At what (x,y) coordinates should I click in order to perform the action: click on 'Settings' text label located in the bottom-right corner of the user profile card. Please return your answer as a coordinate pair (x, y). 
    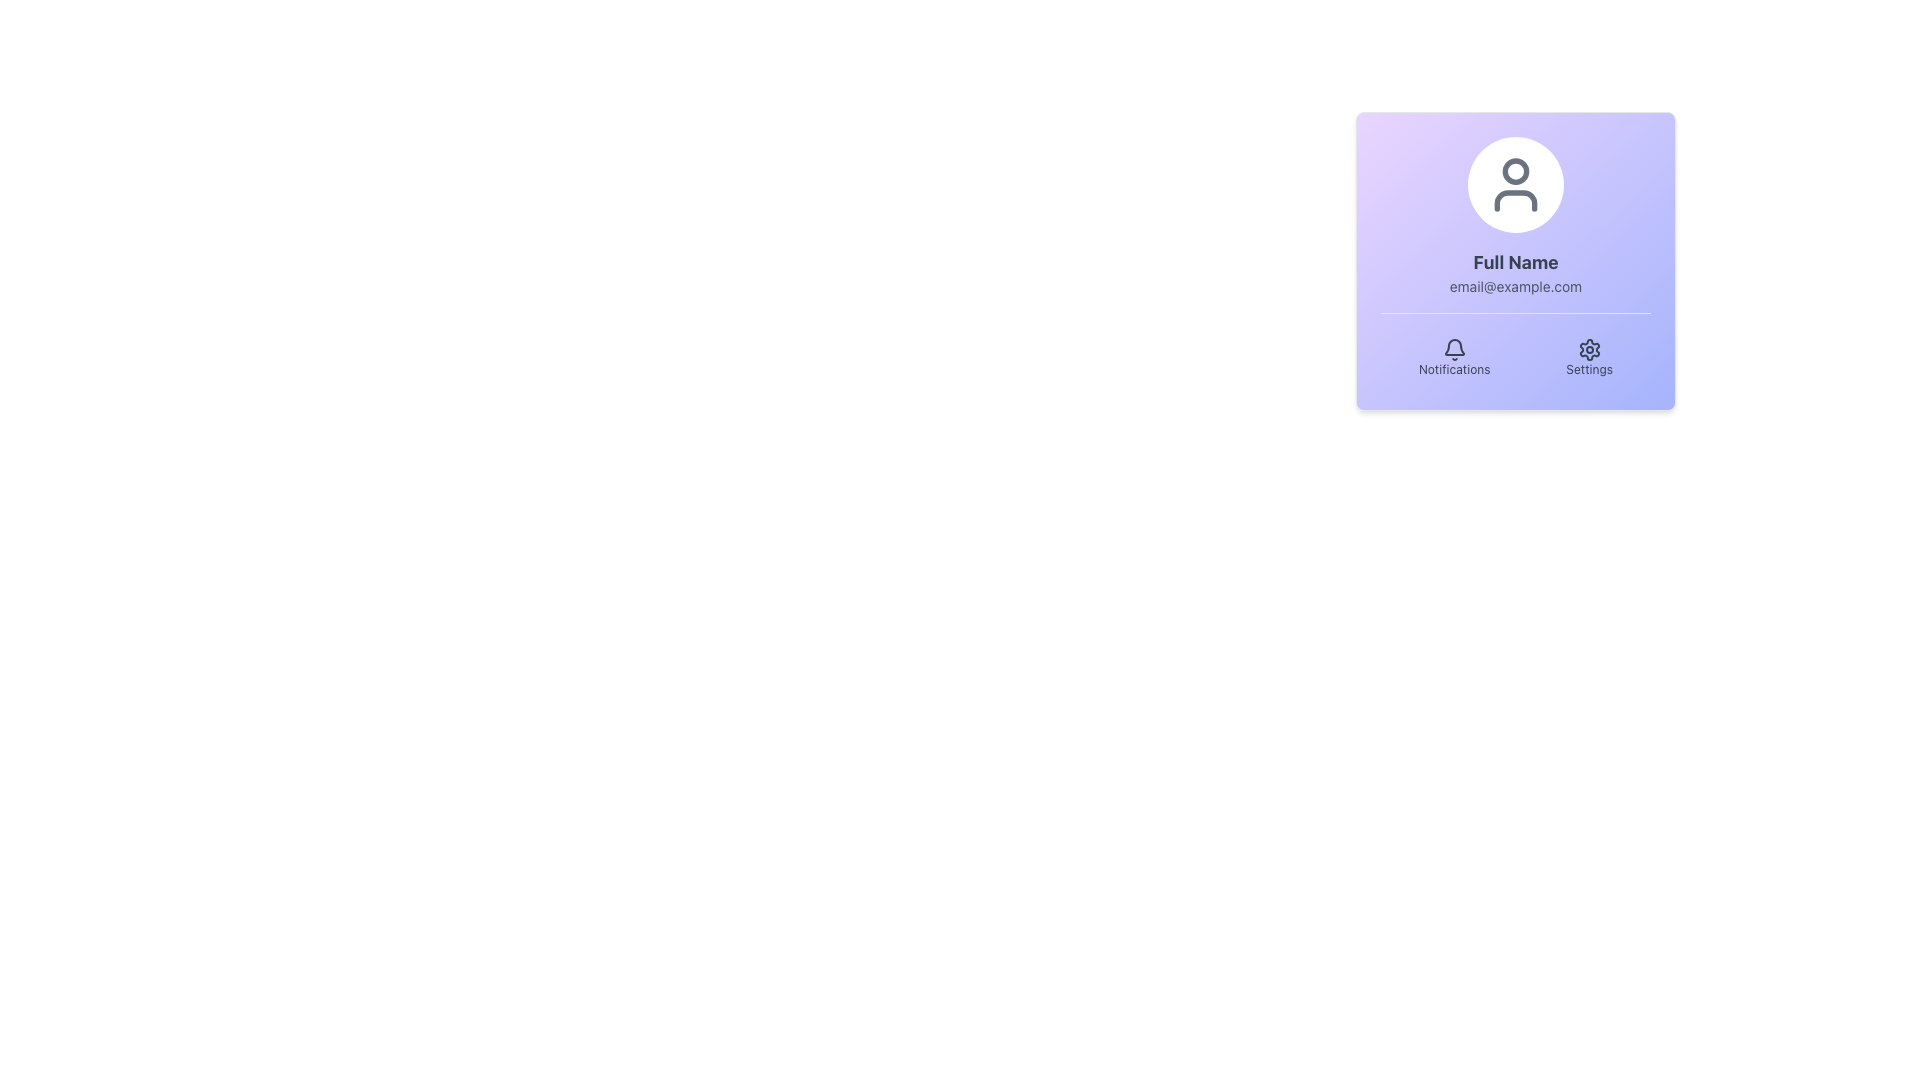
    Looking at the image, I should click on (1588, 370).